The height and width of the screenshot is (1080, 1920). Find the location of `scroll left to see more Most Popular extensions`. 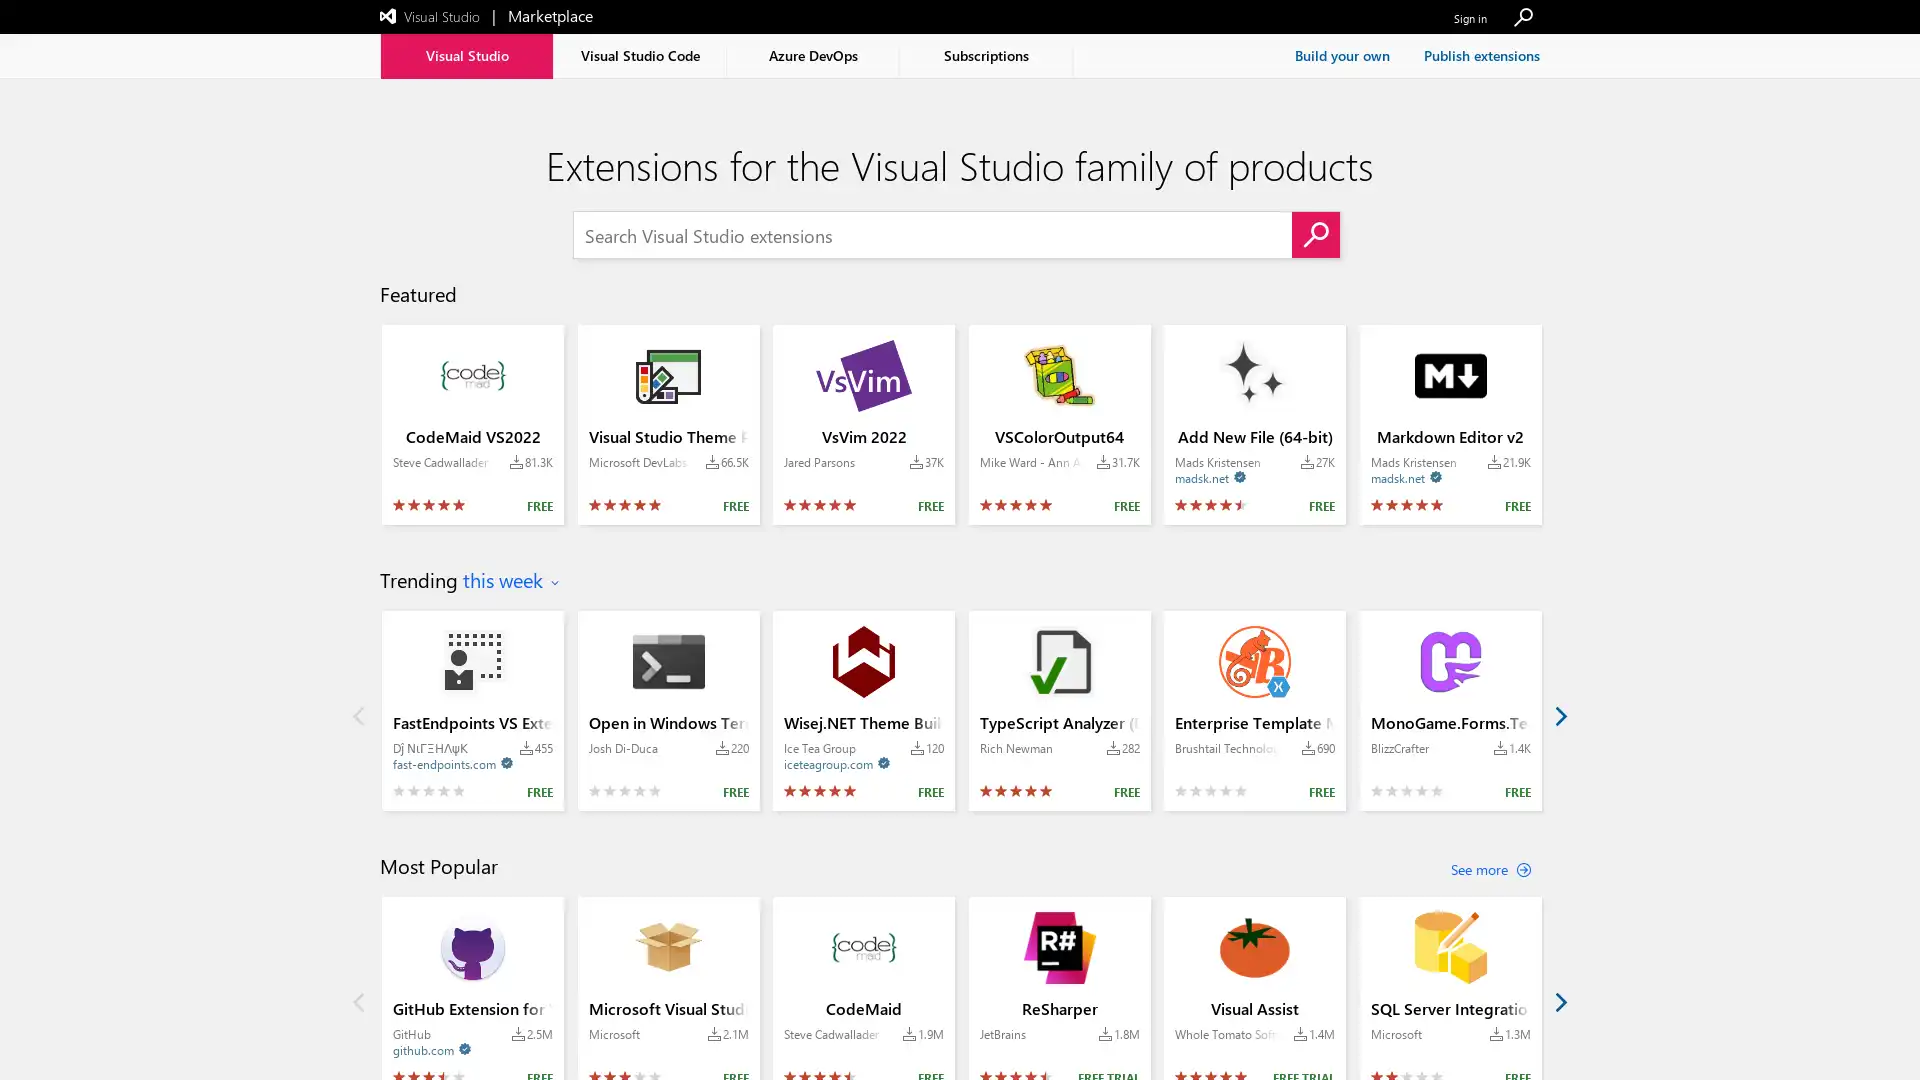

scroll left to see more Most Popular extensions is located at coordinates (359, 1001).